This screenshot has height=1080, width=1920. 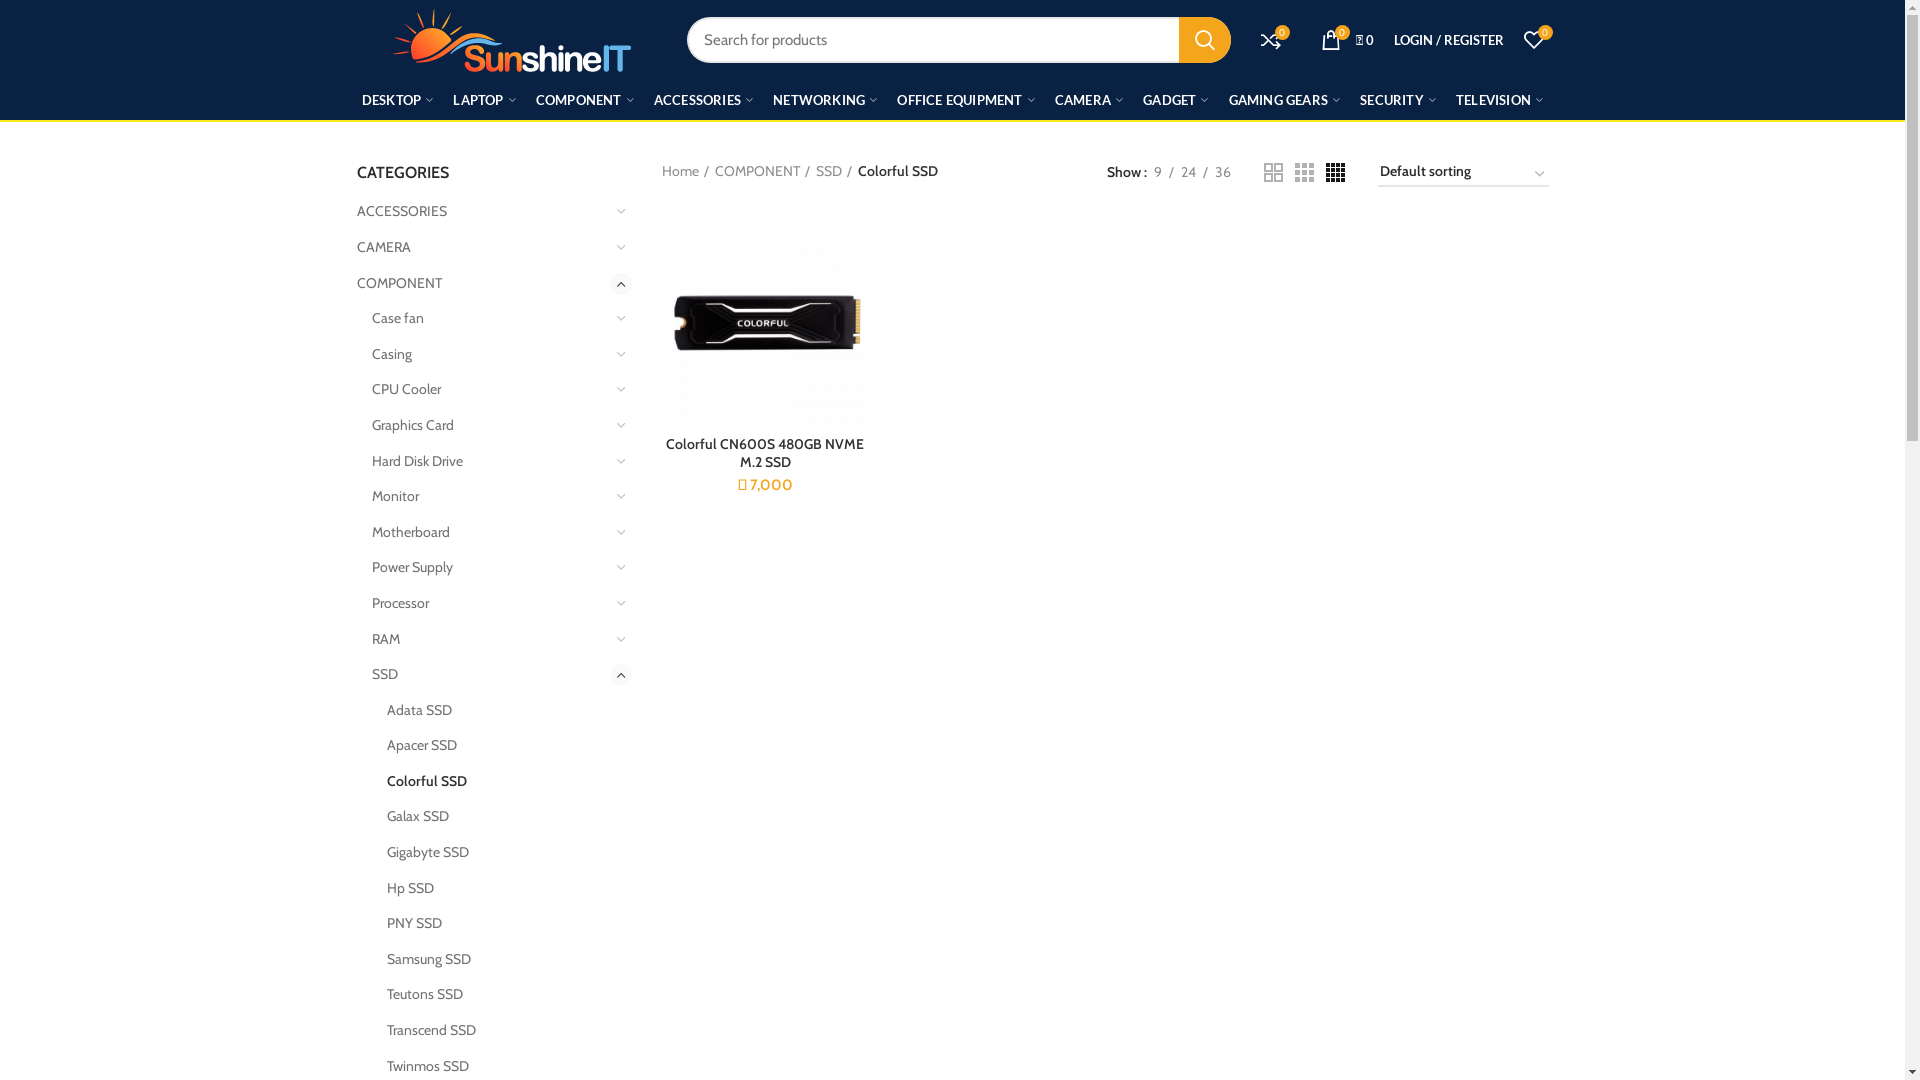 I want to click on 'Home', so click(x=685, y=171).